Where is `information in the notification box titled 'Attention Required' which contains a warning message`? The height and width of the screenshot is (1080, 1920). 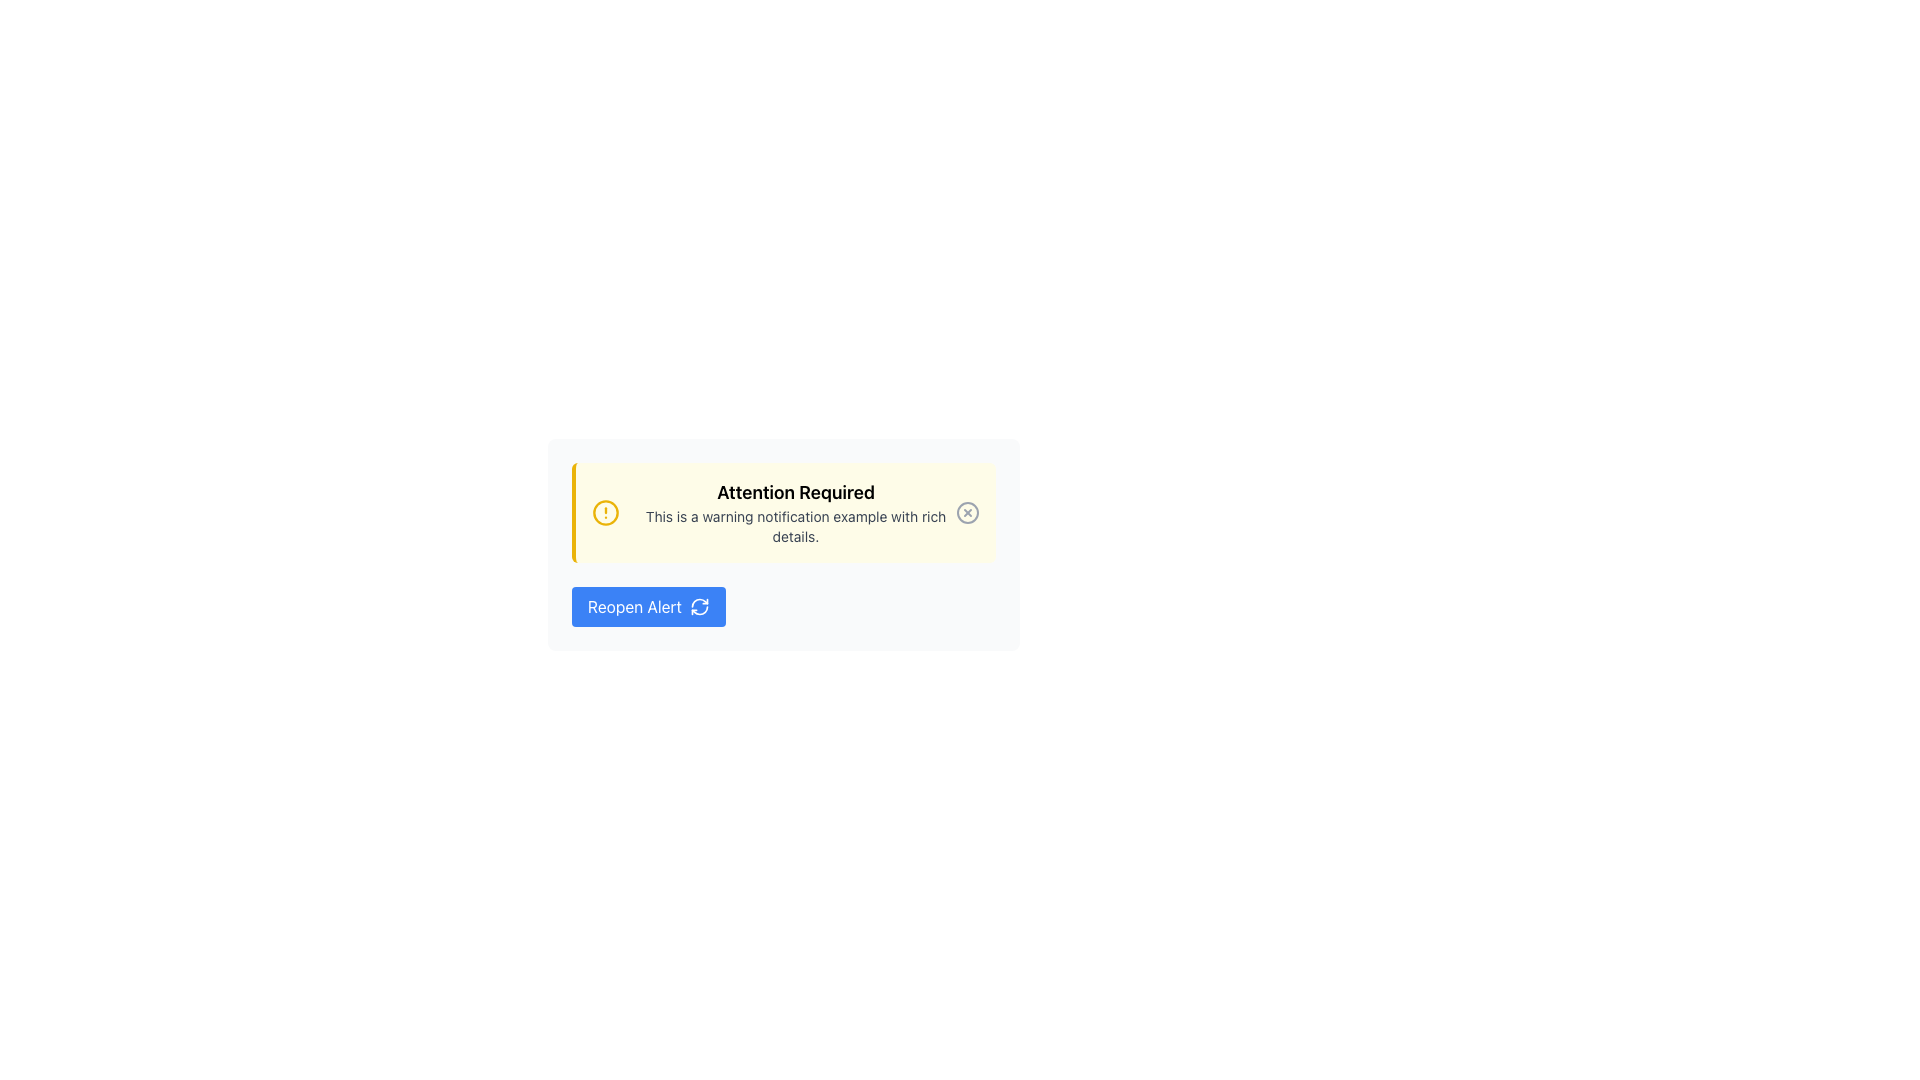
information in the notification box titled 'Attention Required' which contains a warning message is located at coordinates (782, 512).